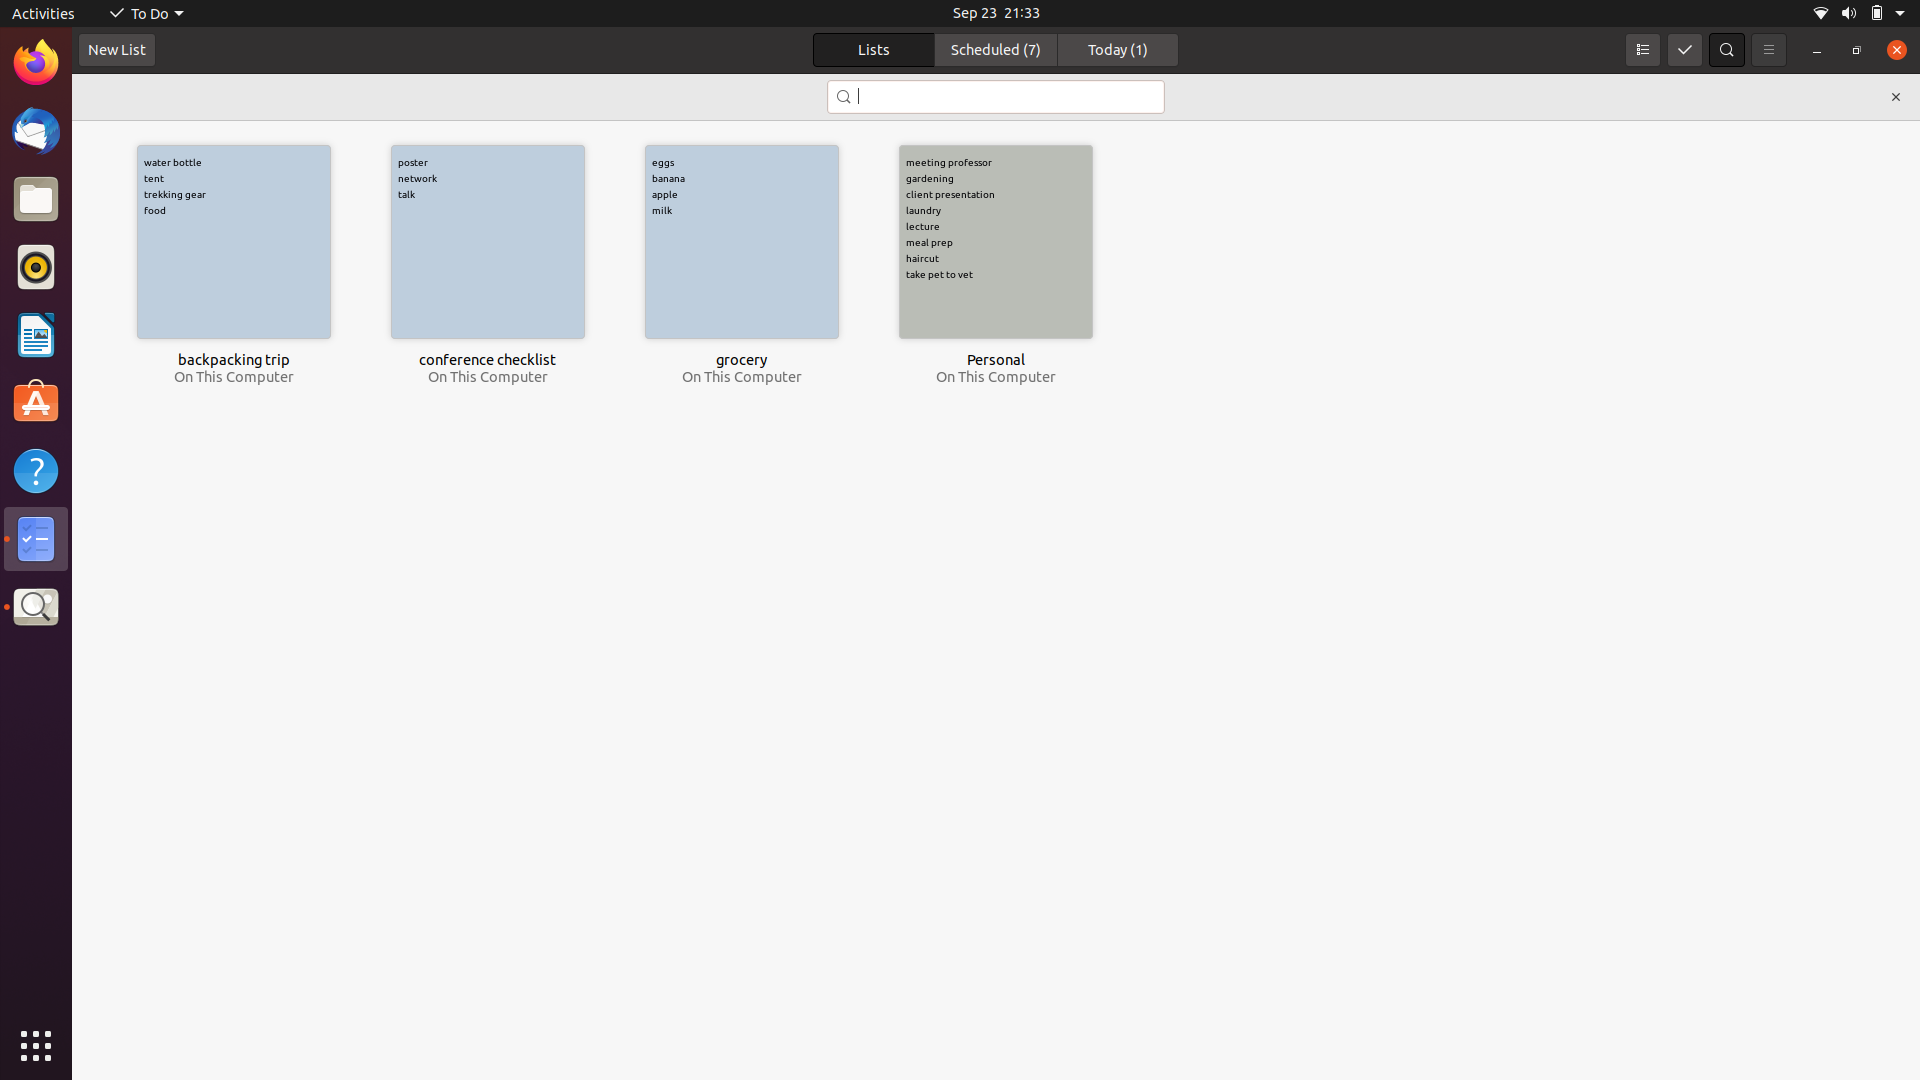 The height and width of the screenshot is (1080, 1920). Describe the element at coordinates (1642, 49) in the screenshot. I see `Switch to list view` at that location.